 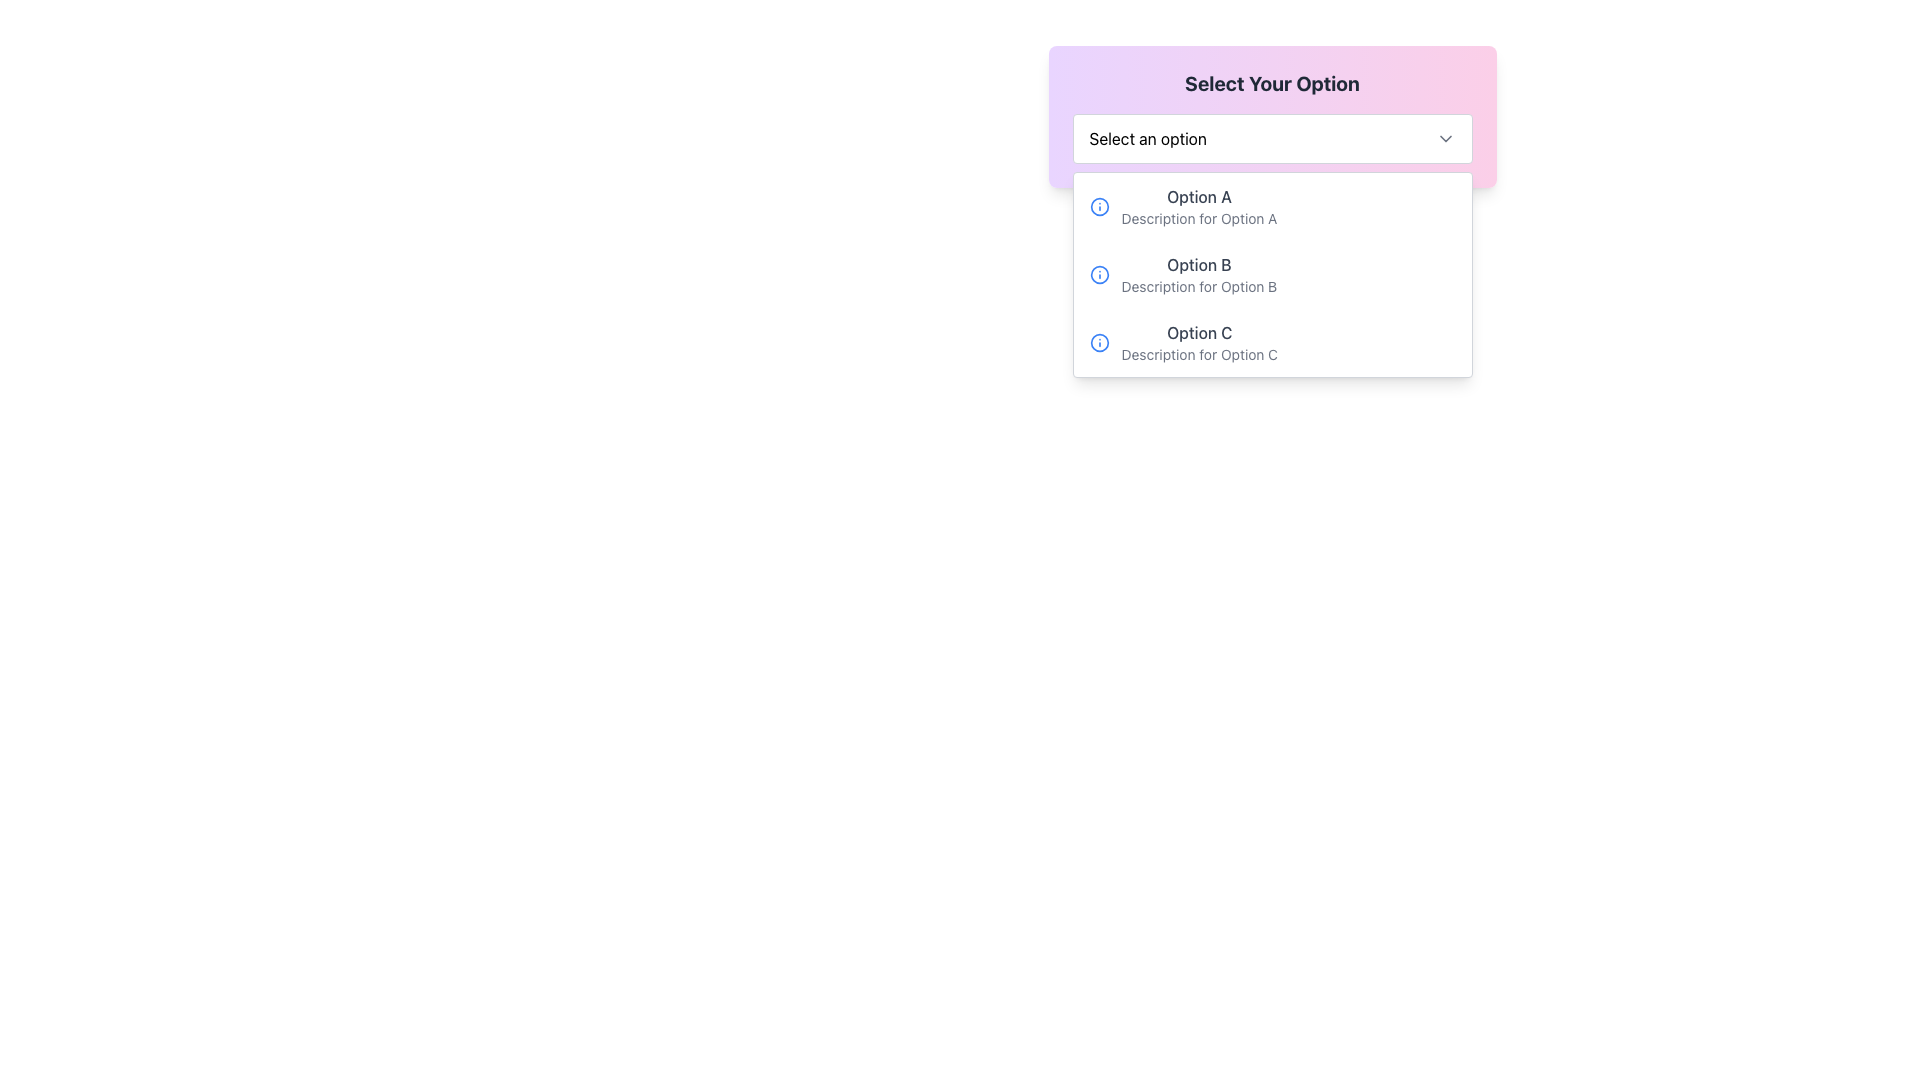 I want to click on to select the dropdown menu item labeled 'Option A' with the subtitle 'Description for Option A', located directly below the dropdown input field, so click(x=1271, y=207).